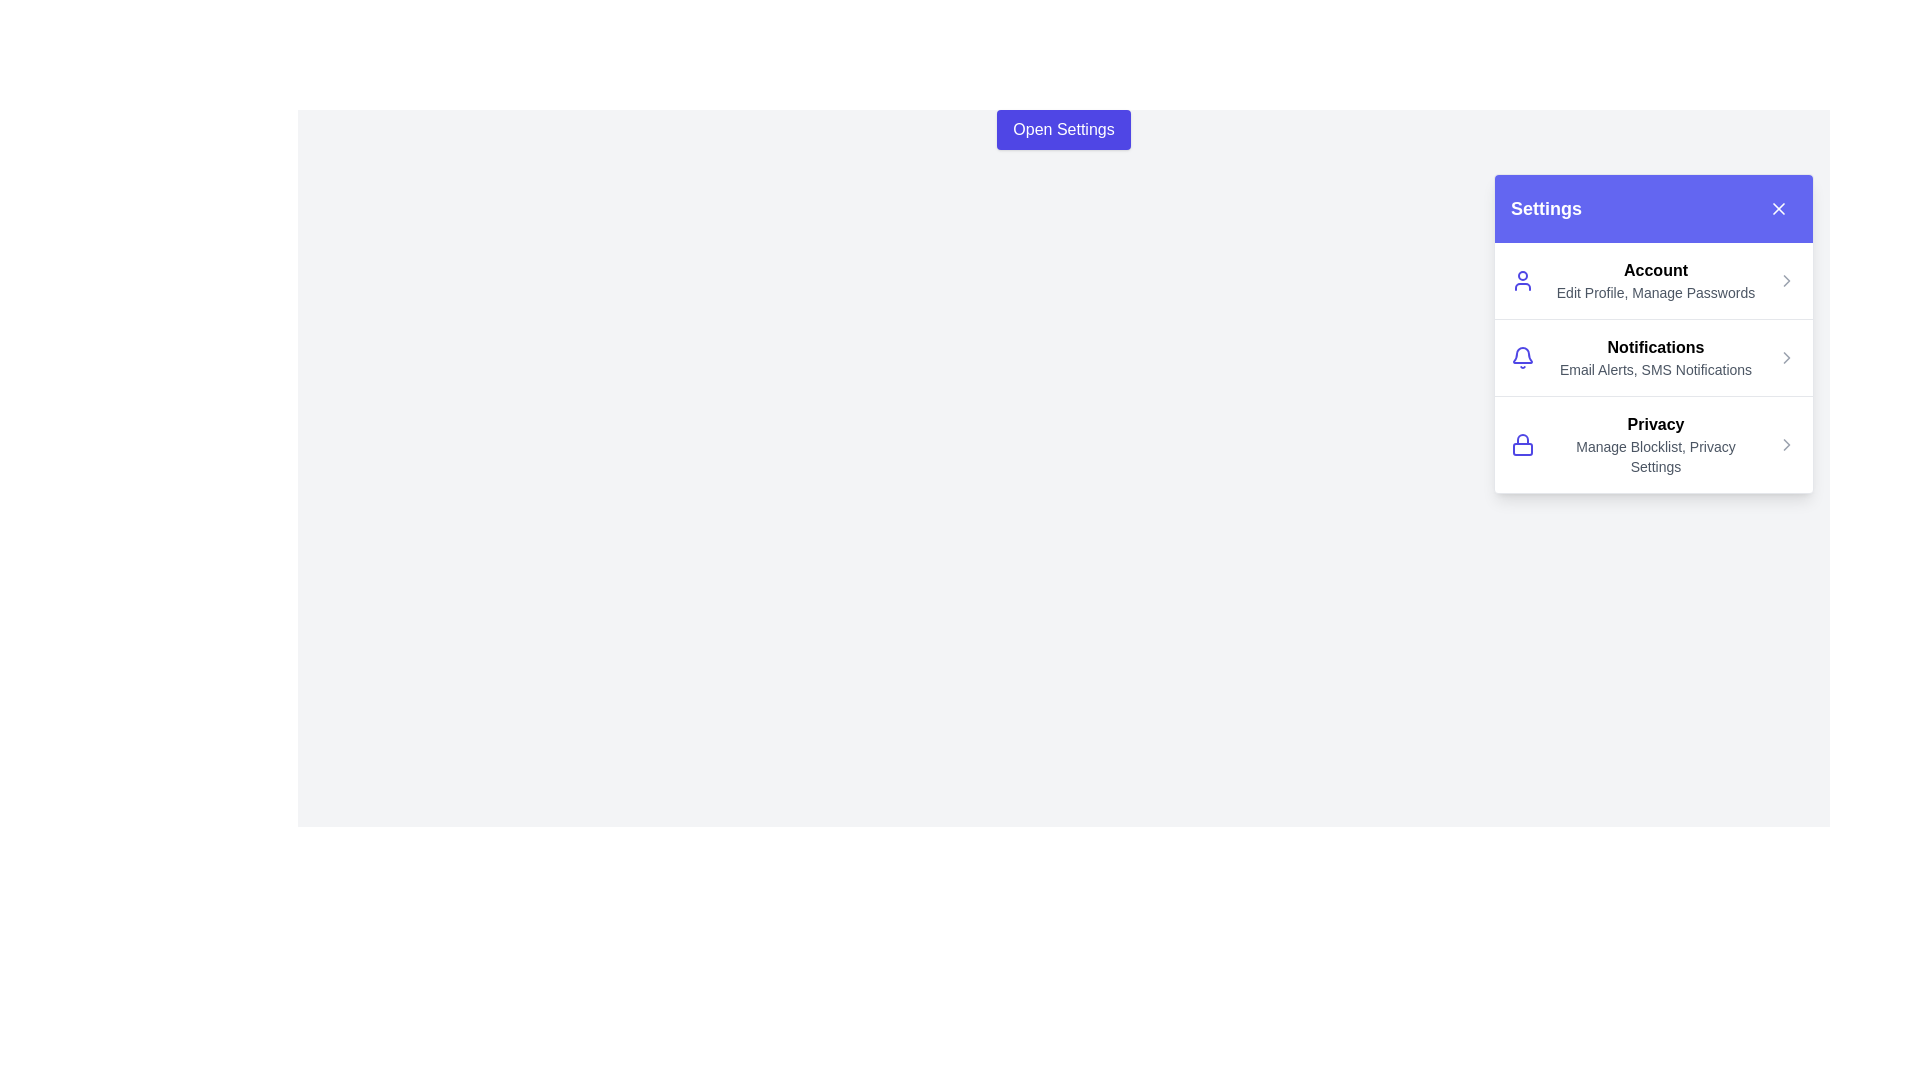 This screenshot has height=1080, width=1920. Describe the element at coordinates (1063, 130) in the screenshot. I see `the 'Open Settings' button with a violet background` at that location.